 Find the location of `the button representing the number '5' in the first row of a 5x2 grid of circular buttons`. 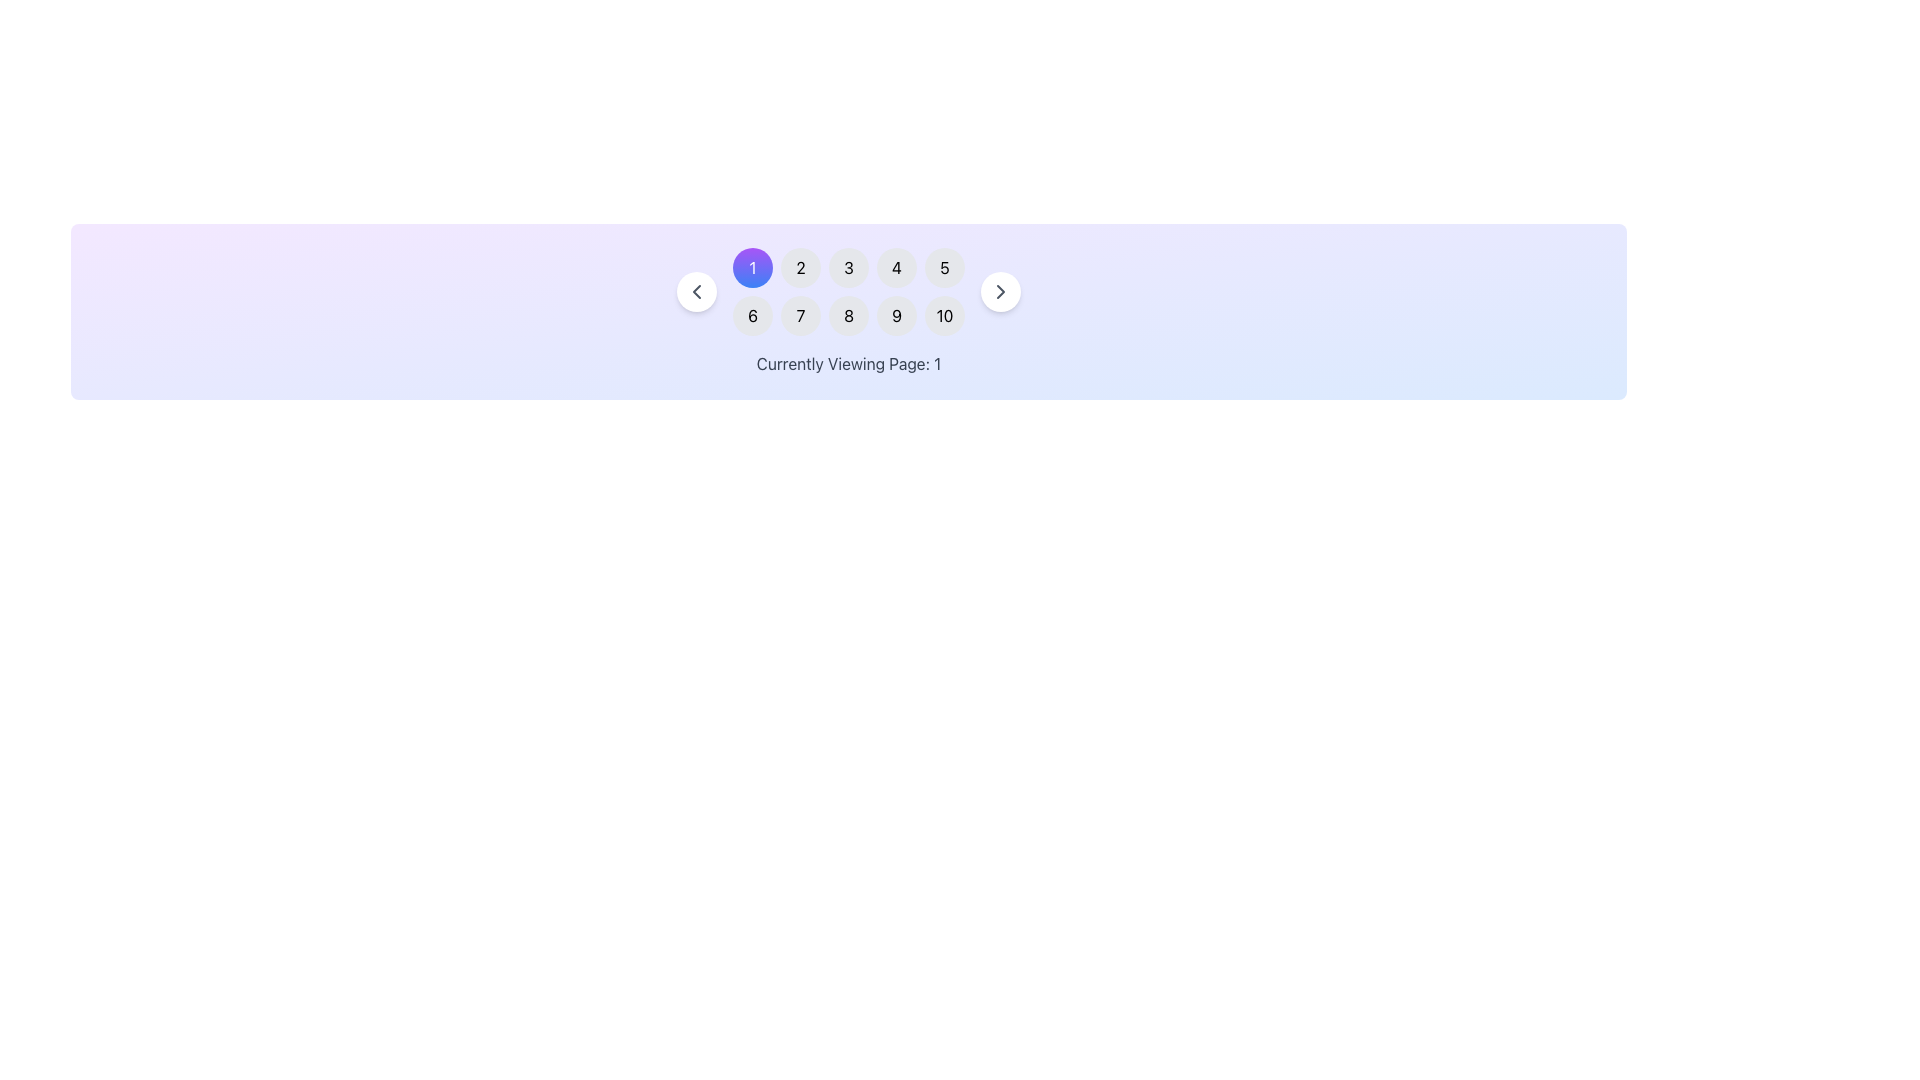

the button representing the number '5' in the first row of a 5x2 grid of circular buttons is located at coordinates (944, 266).